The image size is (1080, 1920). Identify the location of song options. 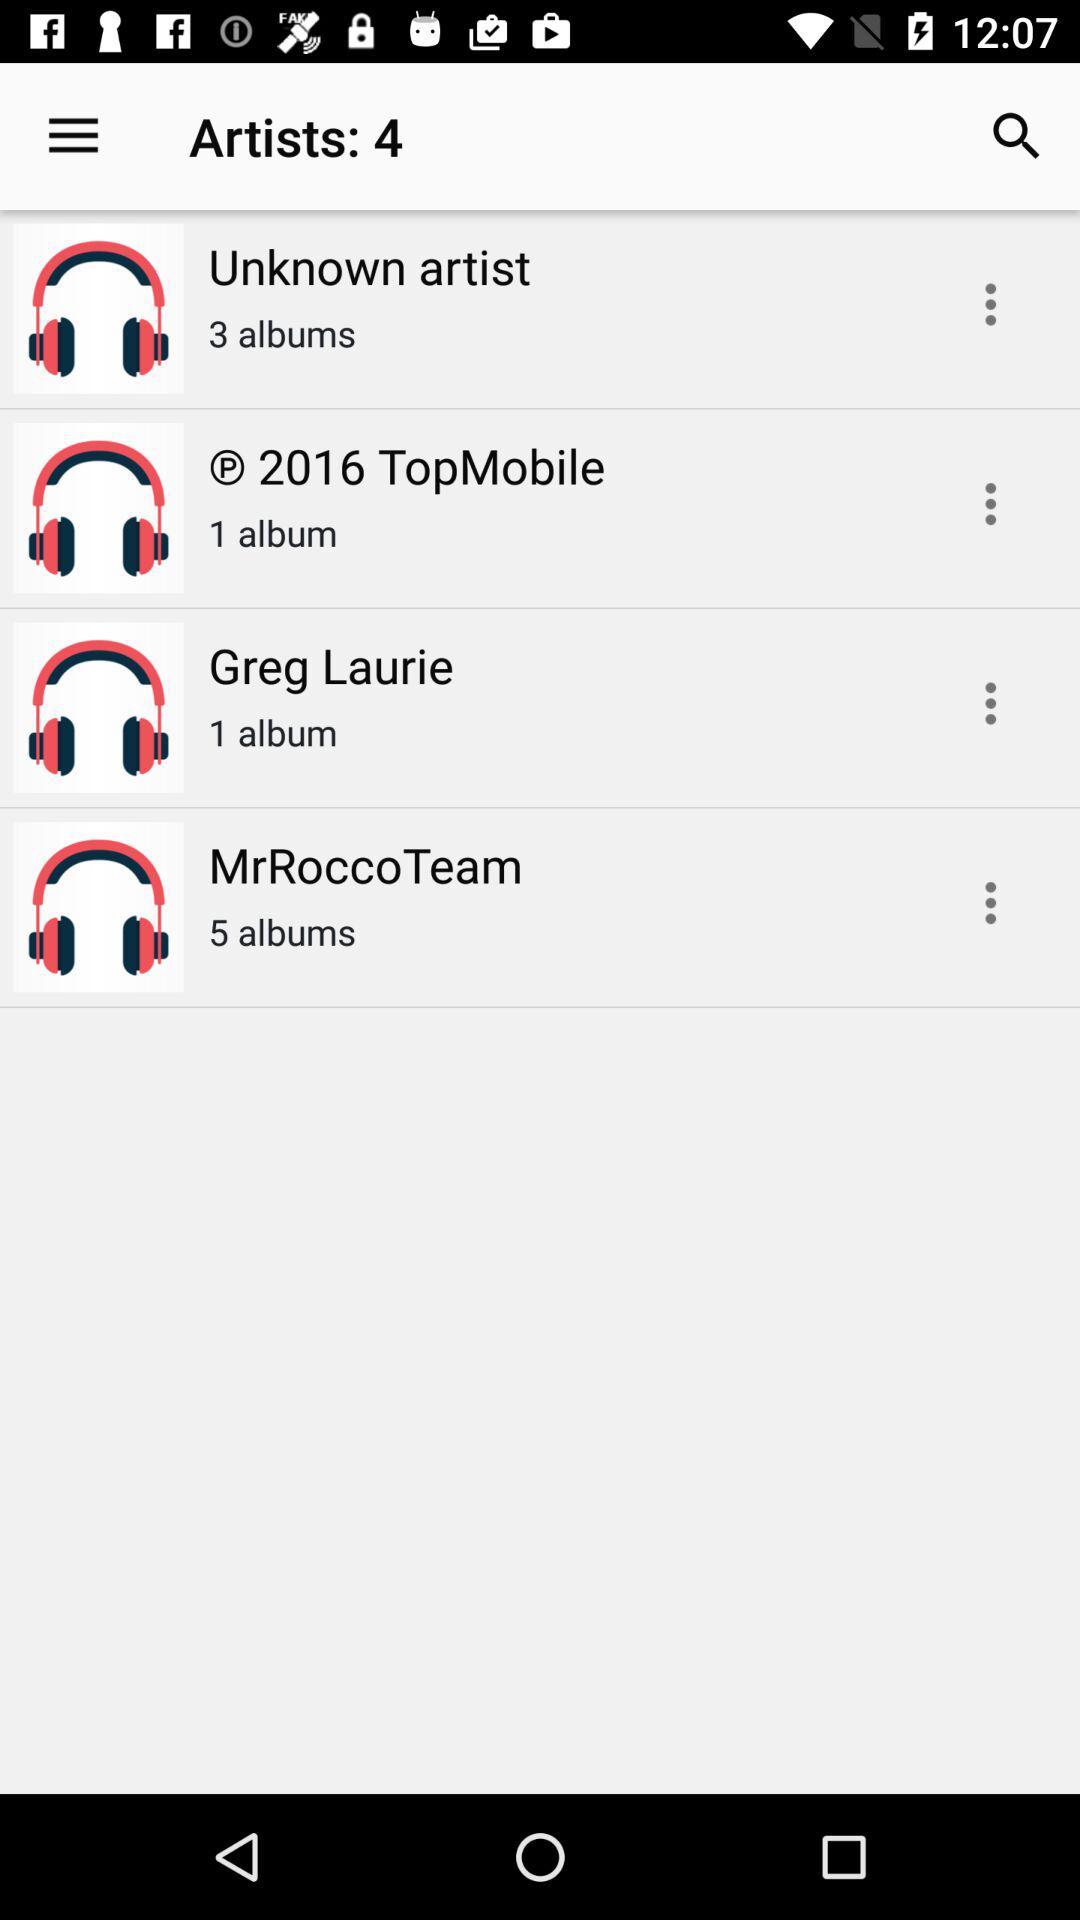
(990, 303).